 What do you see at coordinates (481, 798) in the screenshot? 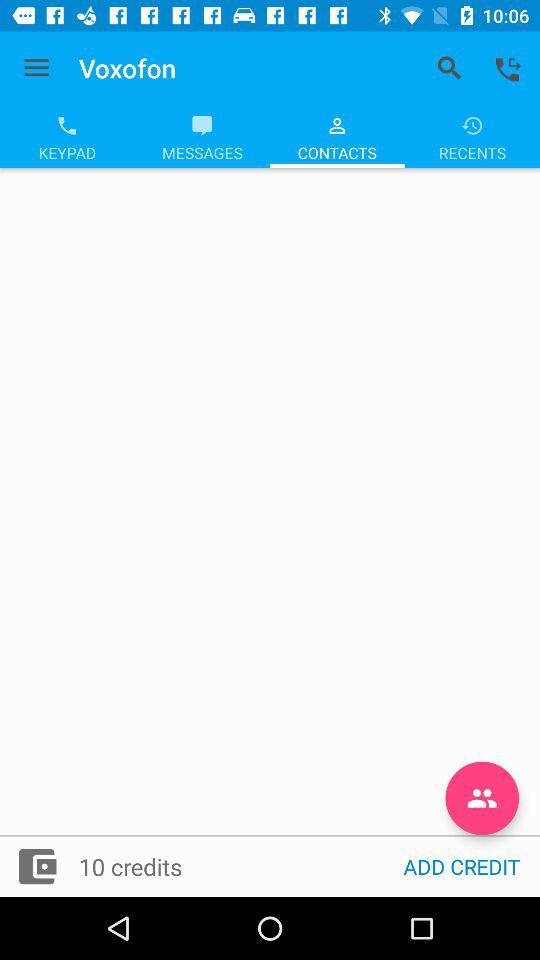
I see `the follow icon` at bounding box center [481, 798].